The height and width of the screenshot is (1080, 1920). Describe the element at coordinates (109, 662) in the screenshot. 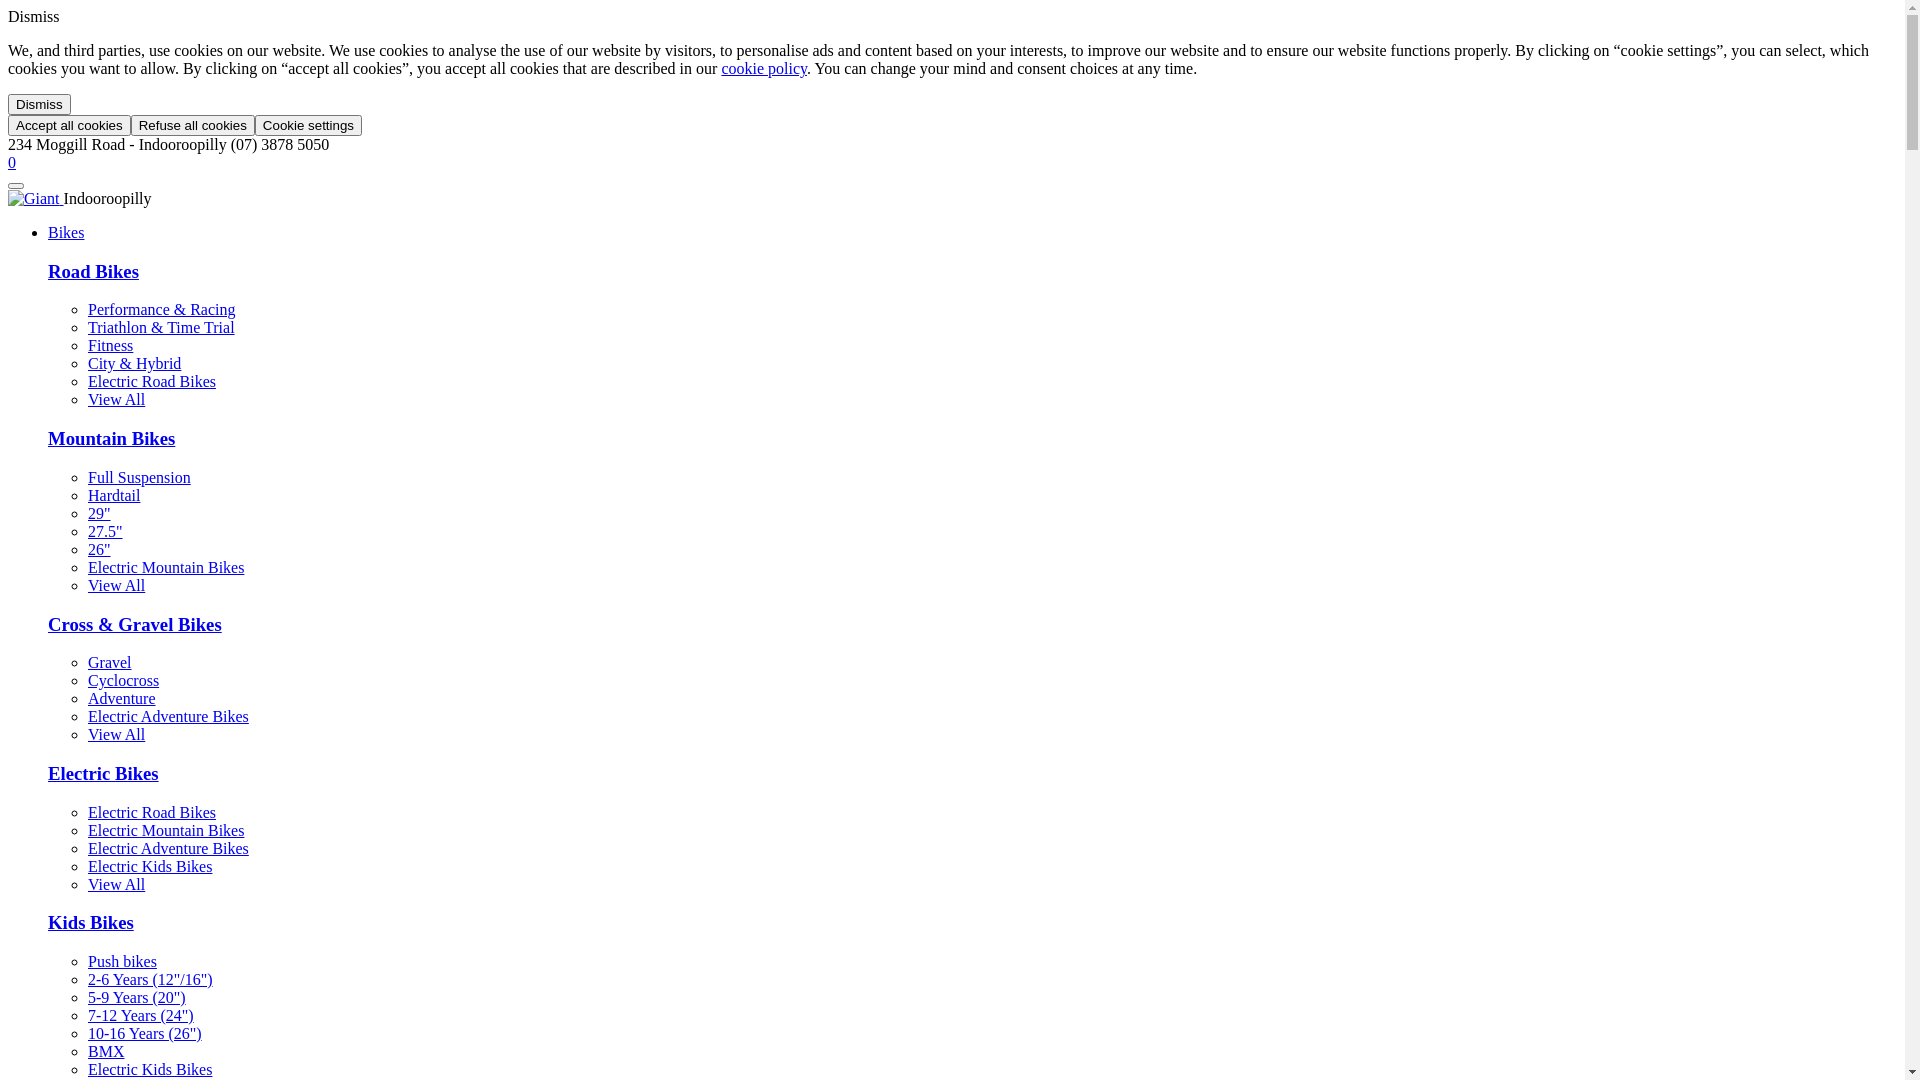

I see `'Gravel'` at that location.